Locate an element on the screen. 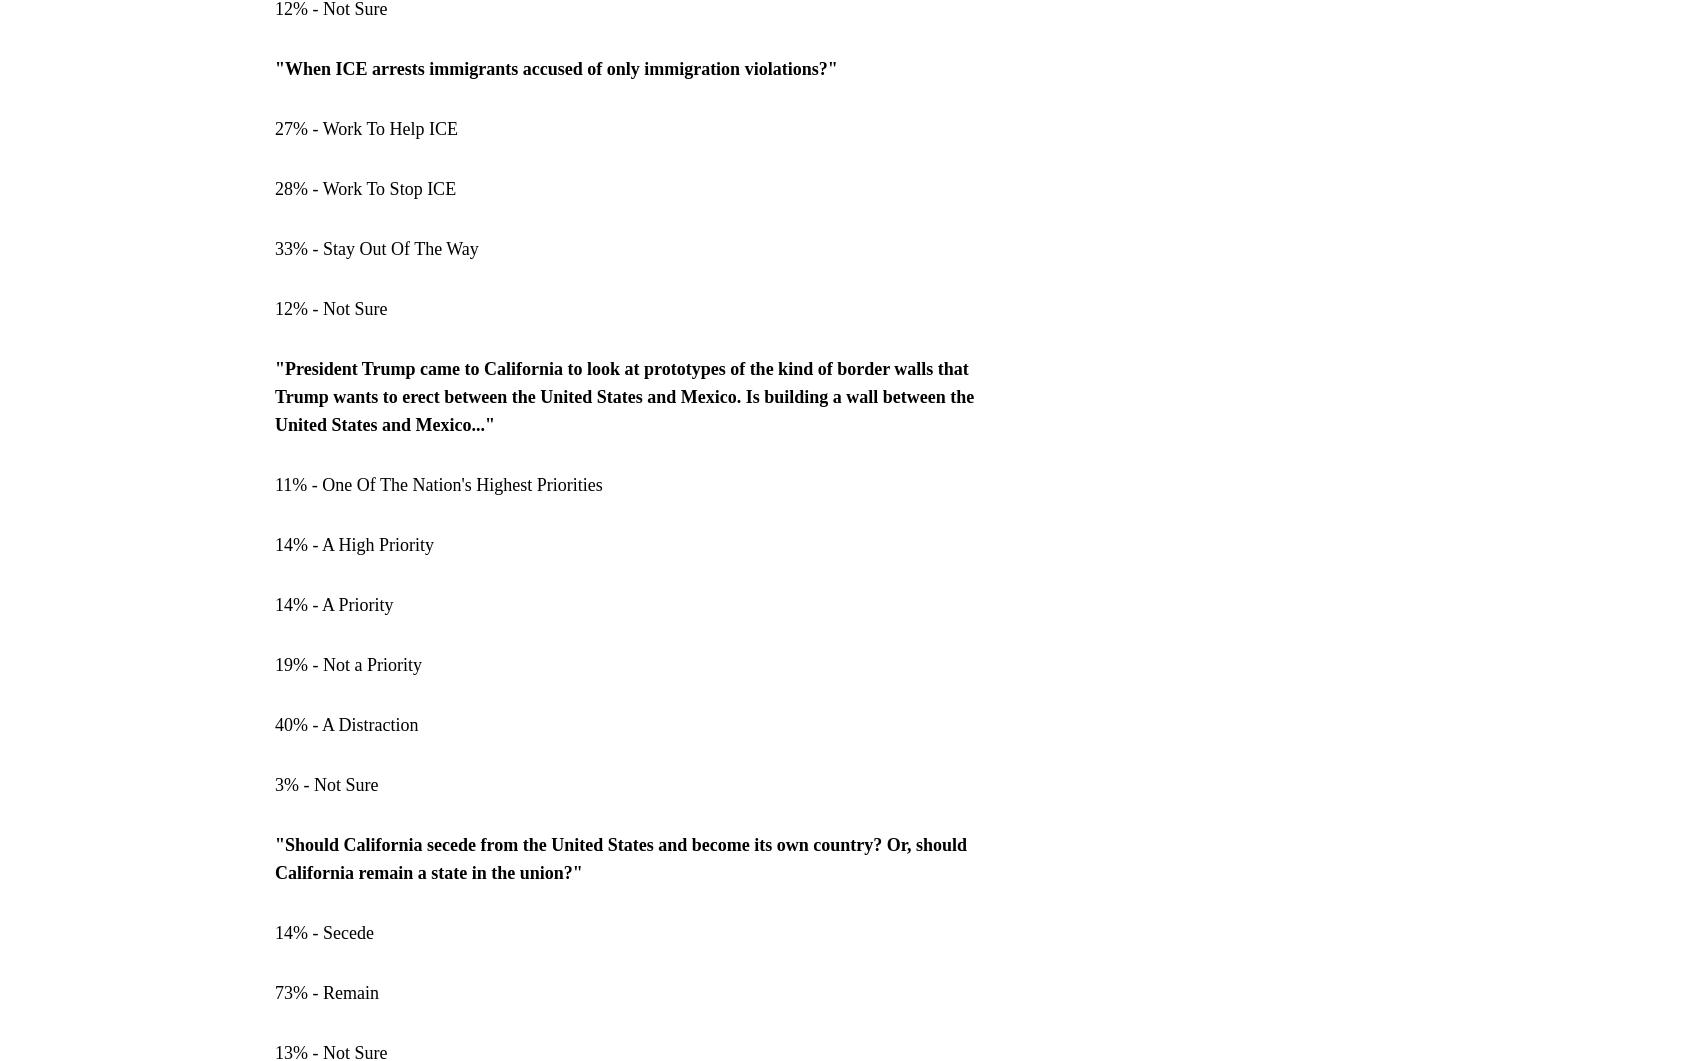 The width and height of the screenshot is (1692, 1061). '12%	- Not Sure' is located at coordinates (329, 307).